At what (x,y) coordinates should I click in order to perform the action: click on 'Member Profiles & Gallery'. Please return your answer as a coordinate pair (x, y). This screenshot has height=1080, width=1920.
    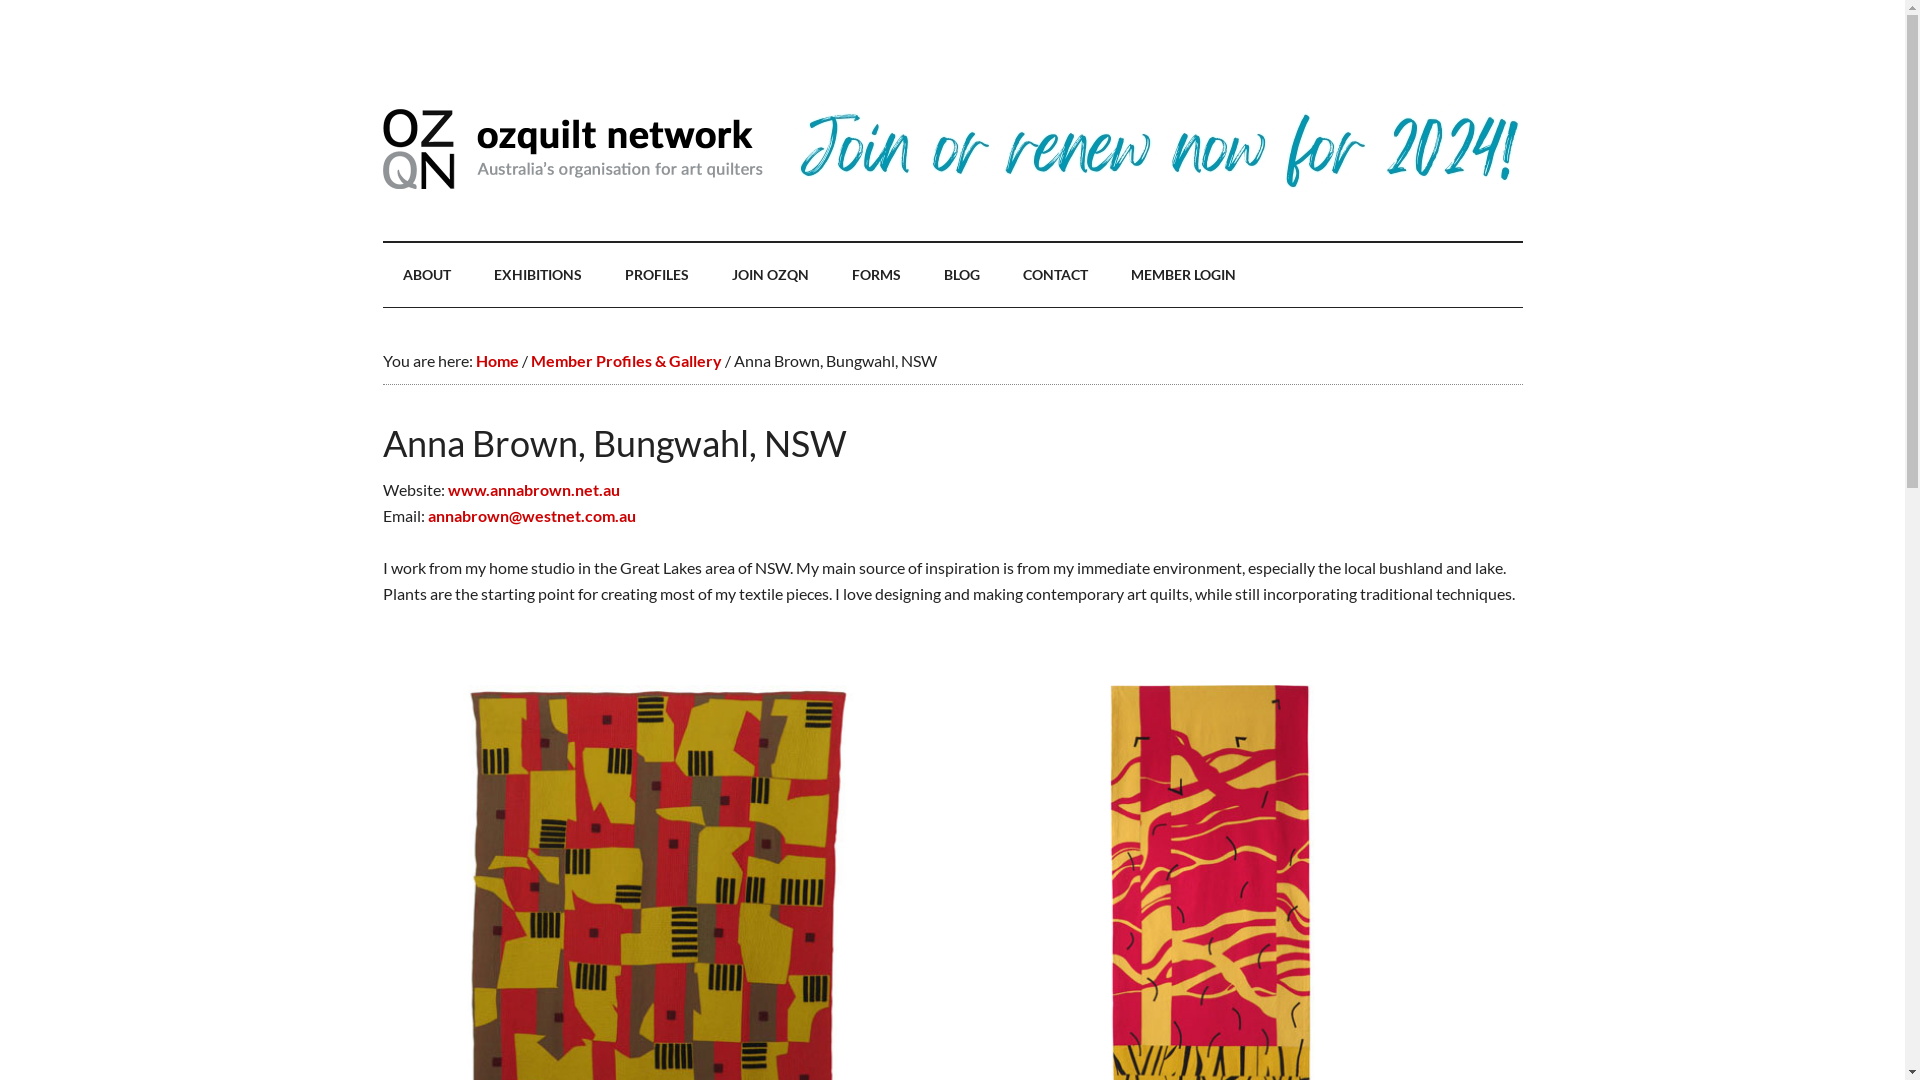
    Looking at the image, I should click on (529, 360).